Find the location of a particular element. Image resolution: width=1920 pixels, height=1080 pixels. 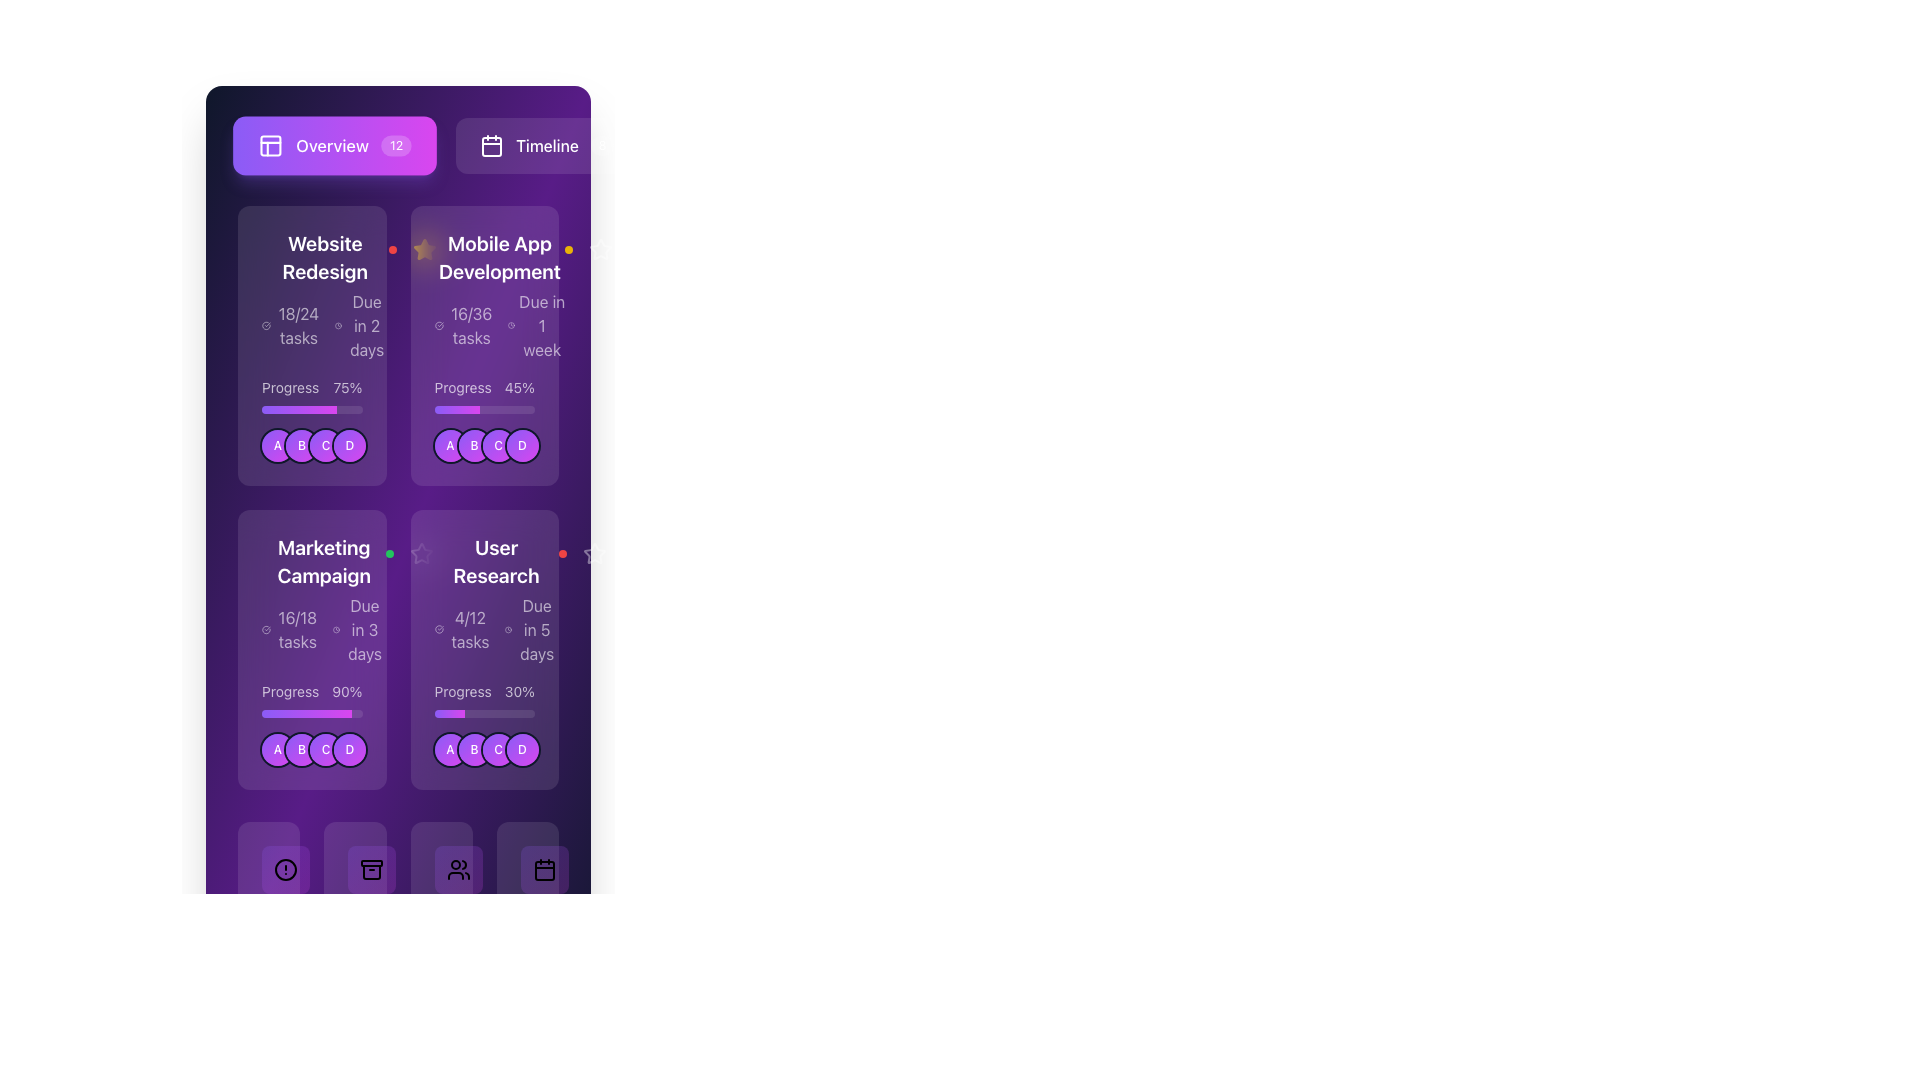

title Text Label that serves as a summary for the associated task card, located in the second row, first column of a grid within the application is located at coordinates (324, 562).